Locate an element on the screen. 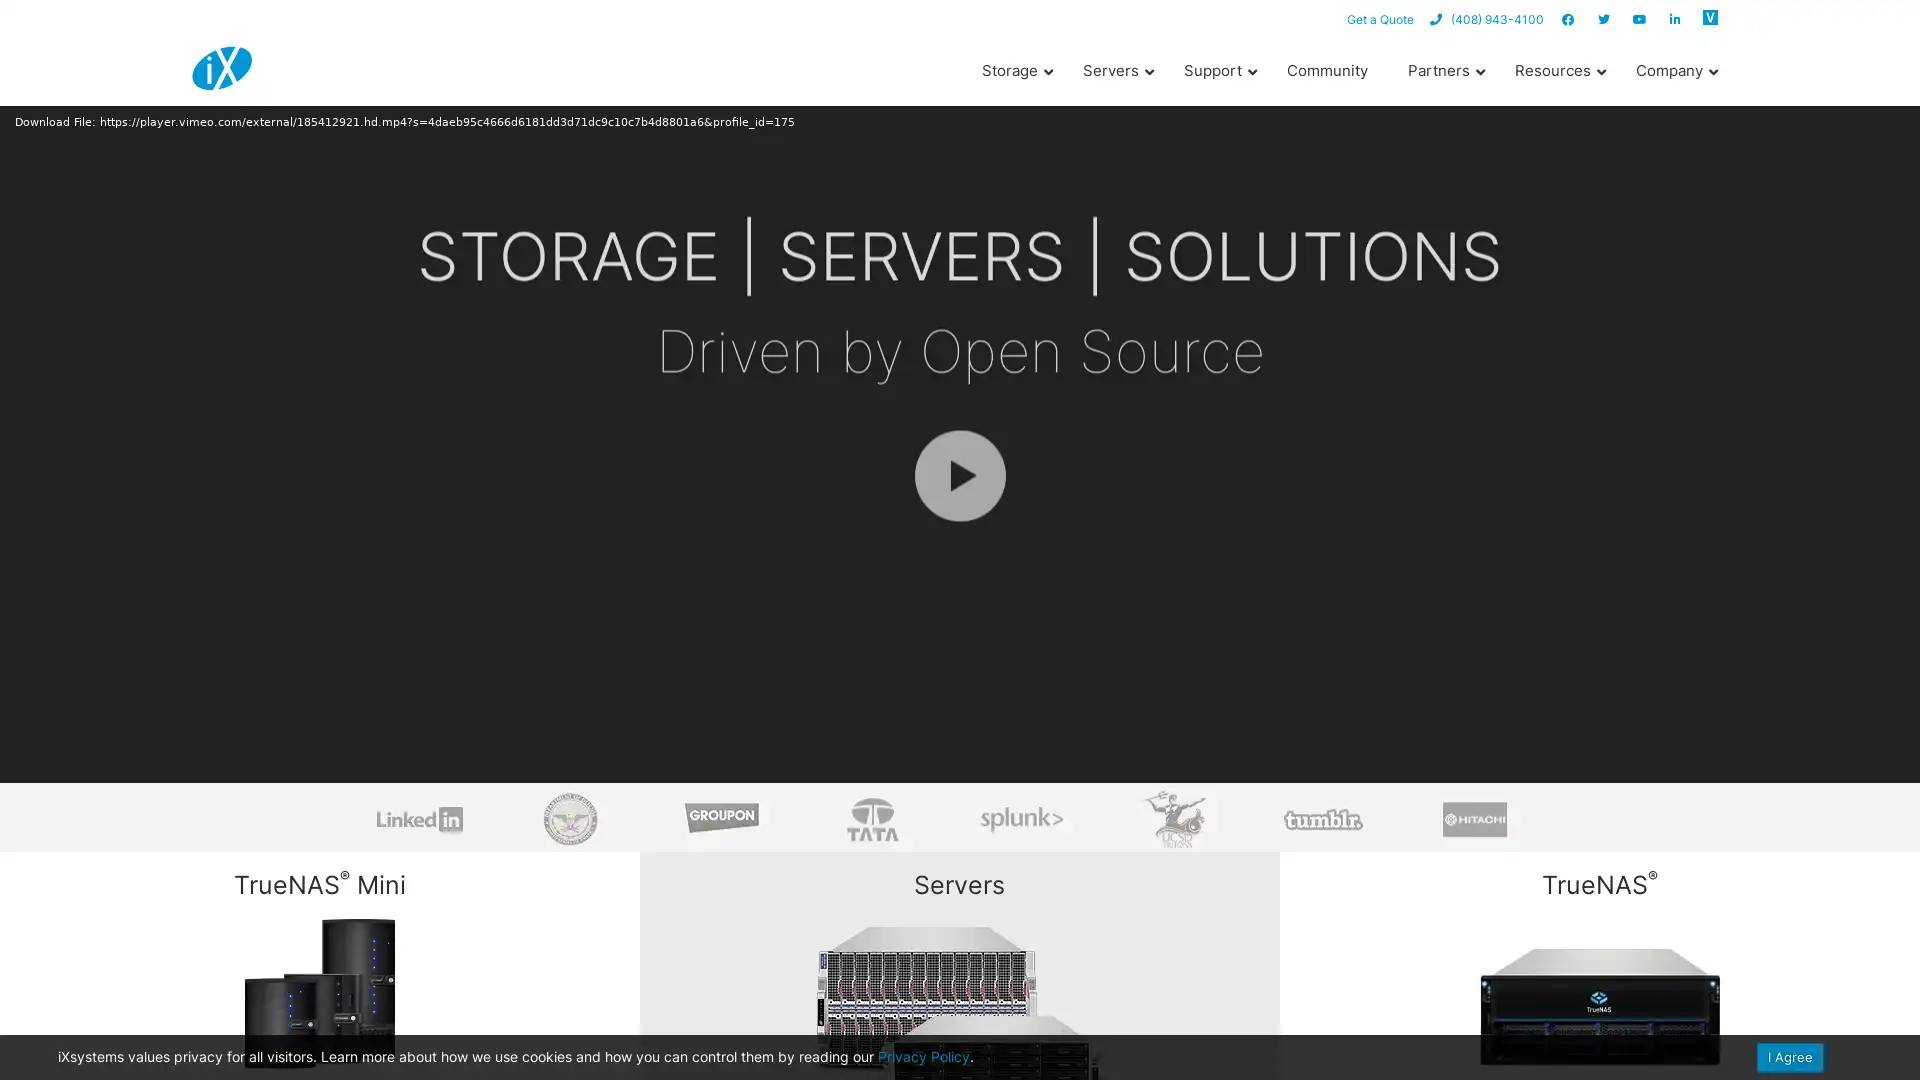 The height and width of the screenshot is (1080, 1920). I Agree is located at coordinates (1790, 1056).